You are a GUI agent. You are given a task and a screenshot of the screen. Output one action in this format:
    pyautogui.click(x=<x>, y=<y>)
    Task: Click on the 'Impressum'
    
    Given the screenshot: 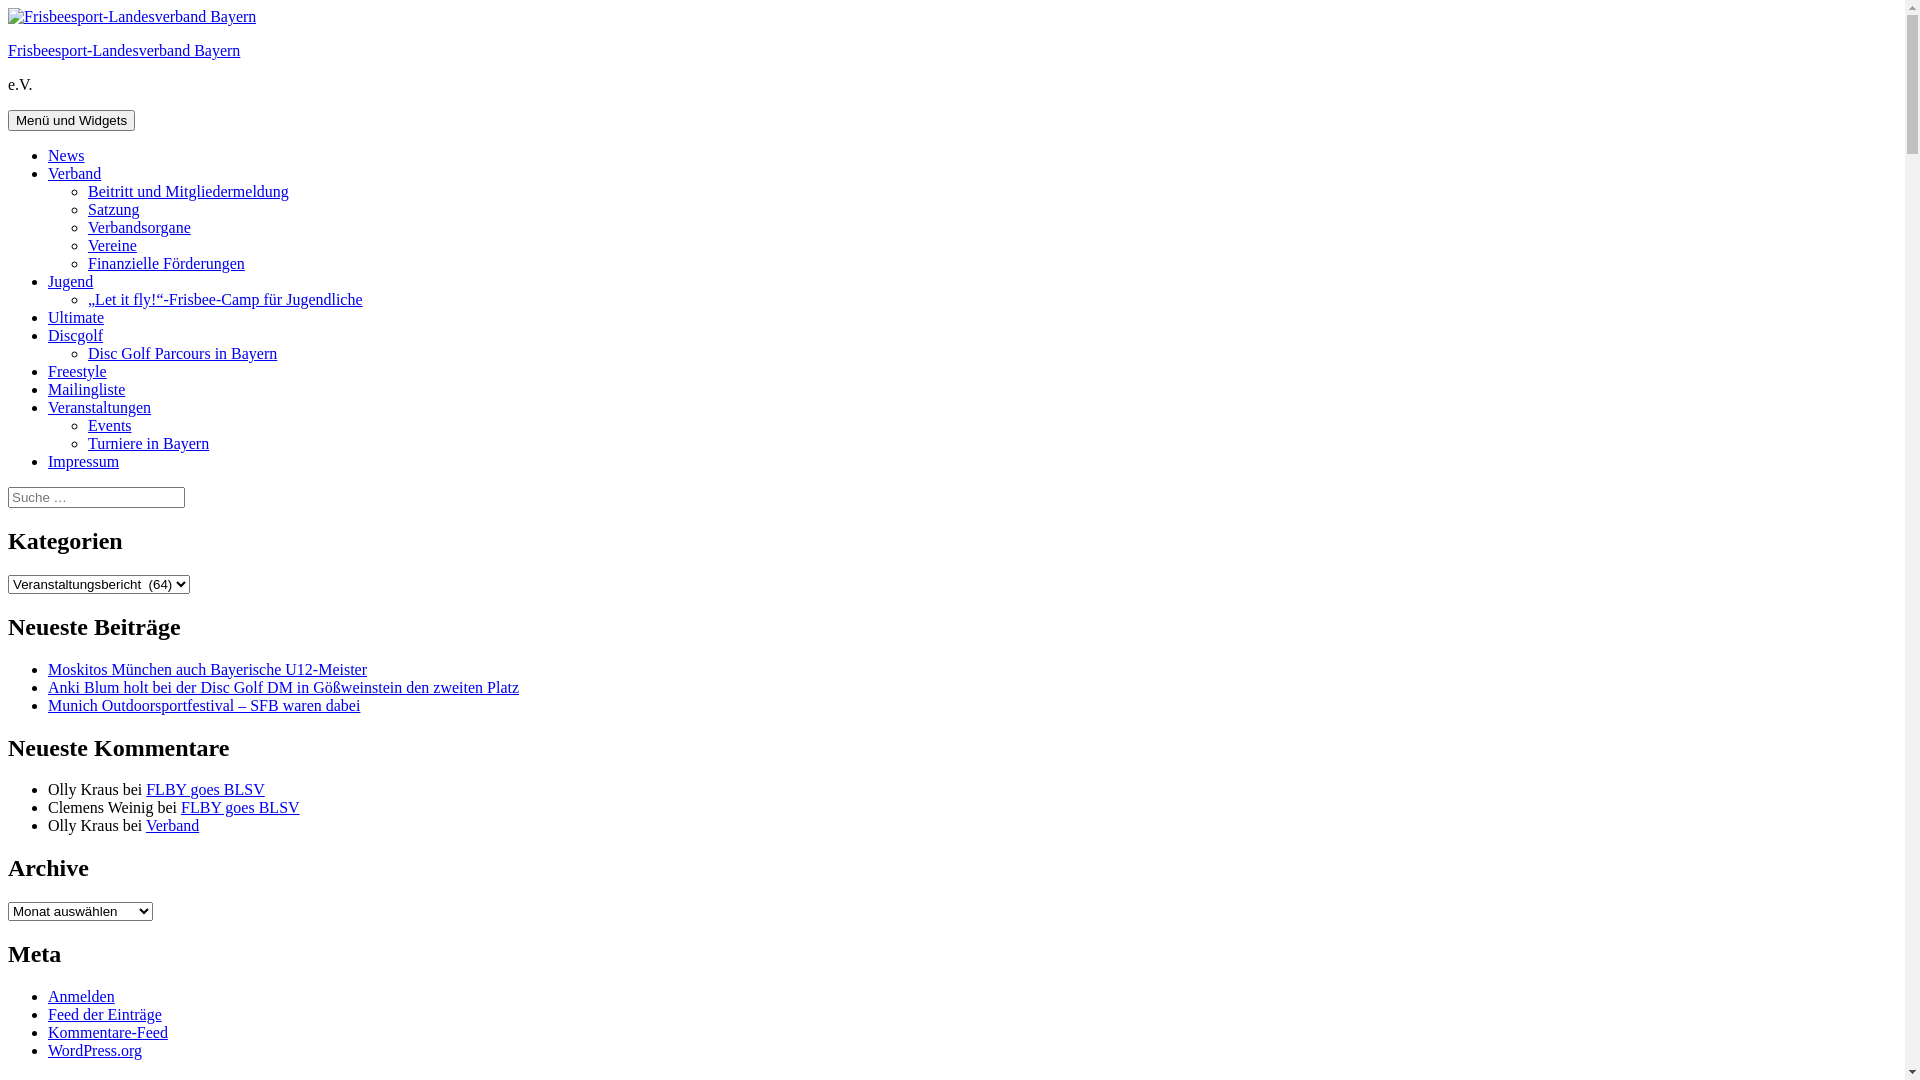 What is the action you would take?
    pyautogui.click(x=82, y=461)
    